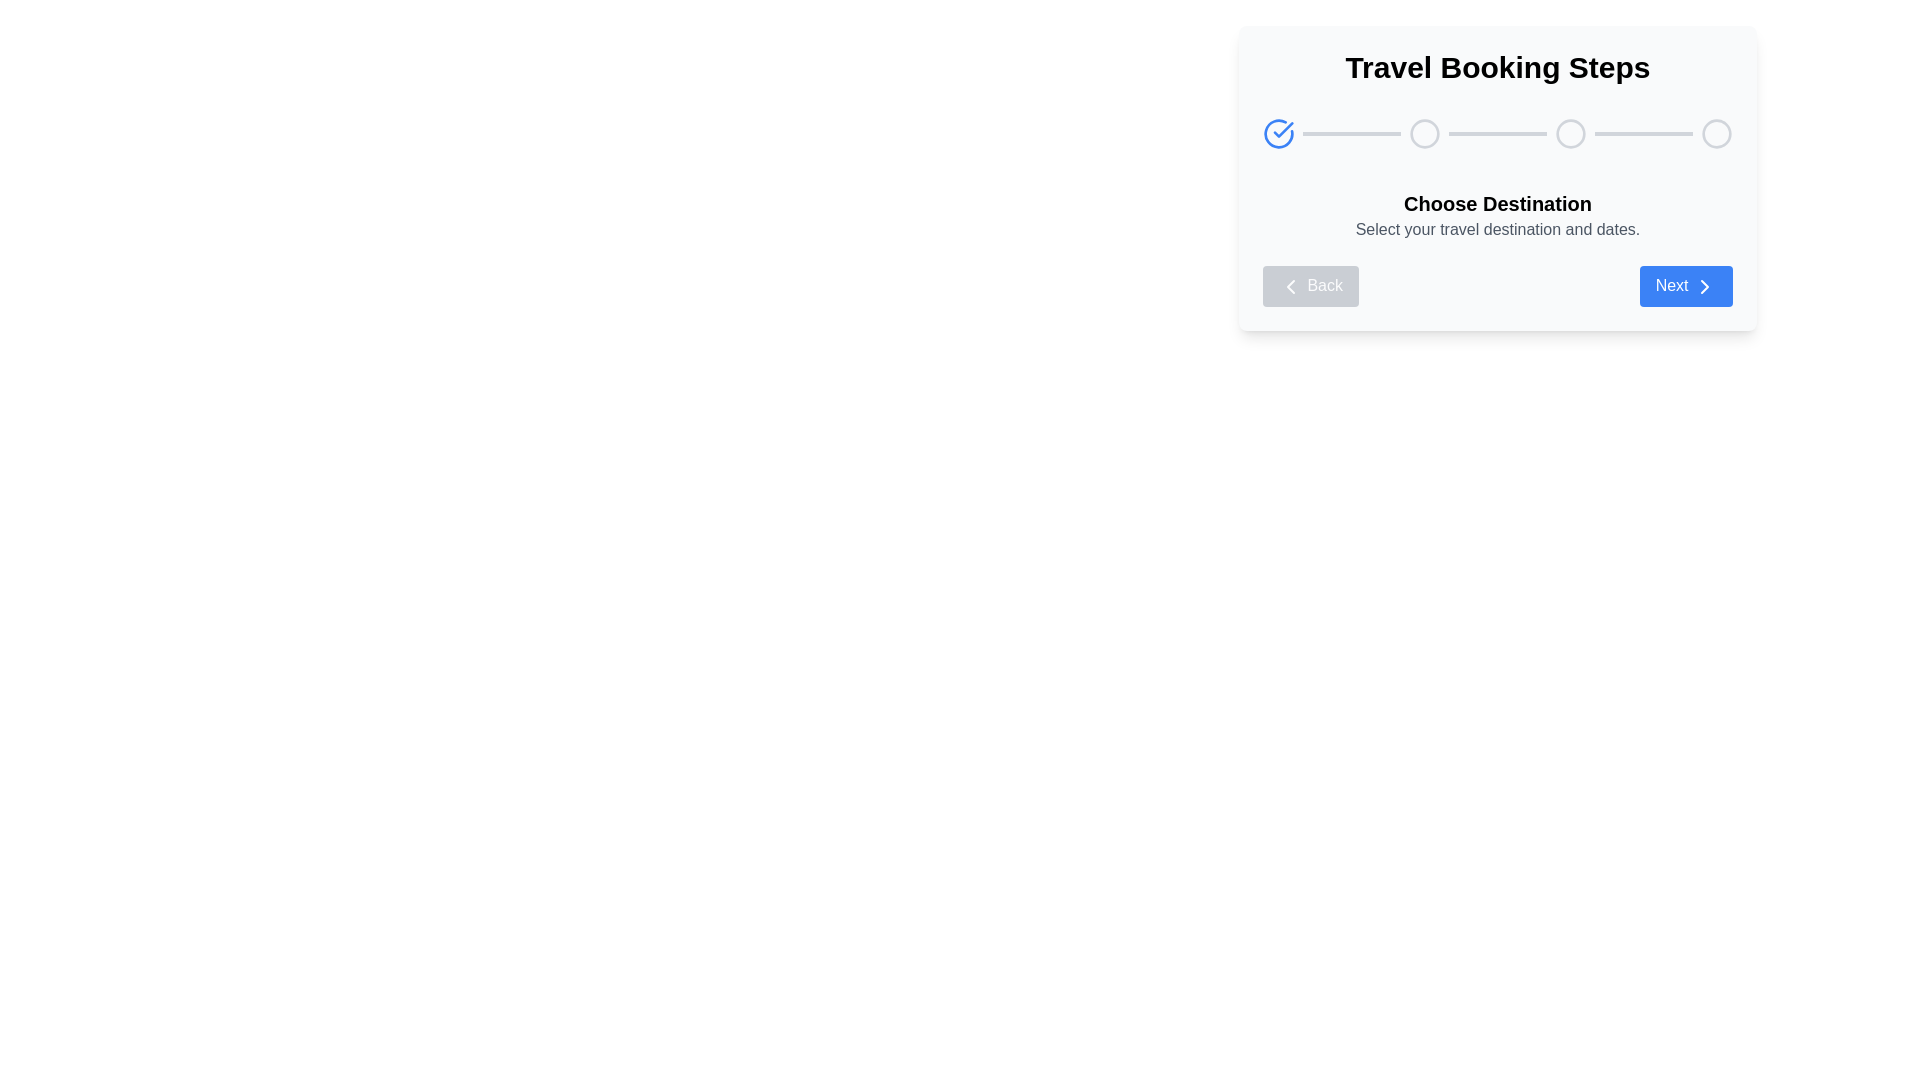  I want to click on the second circular step indicator in the step progression bar, which visually represents a stage in the workflow, so click(1569, 134).